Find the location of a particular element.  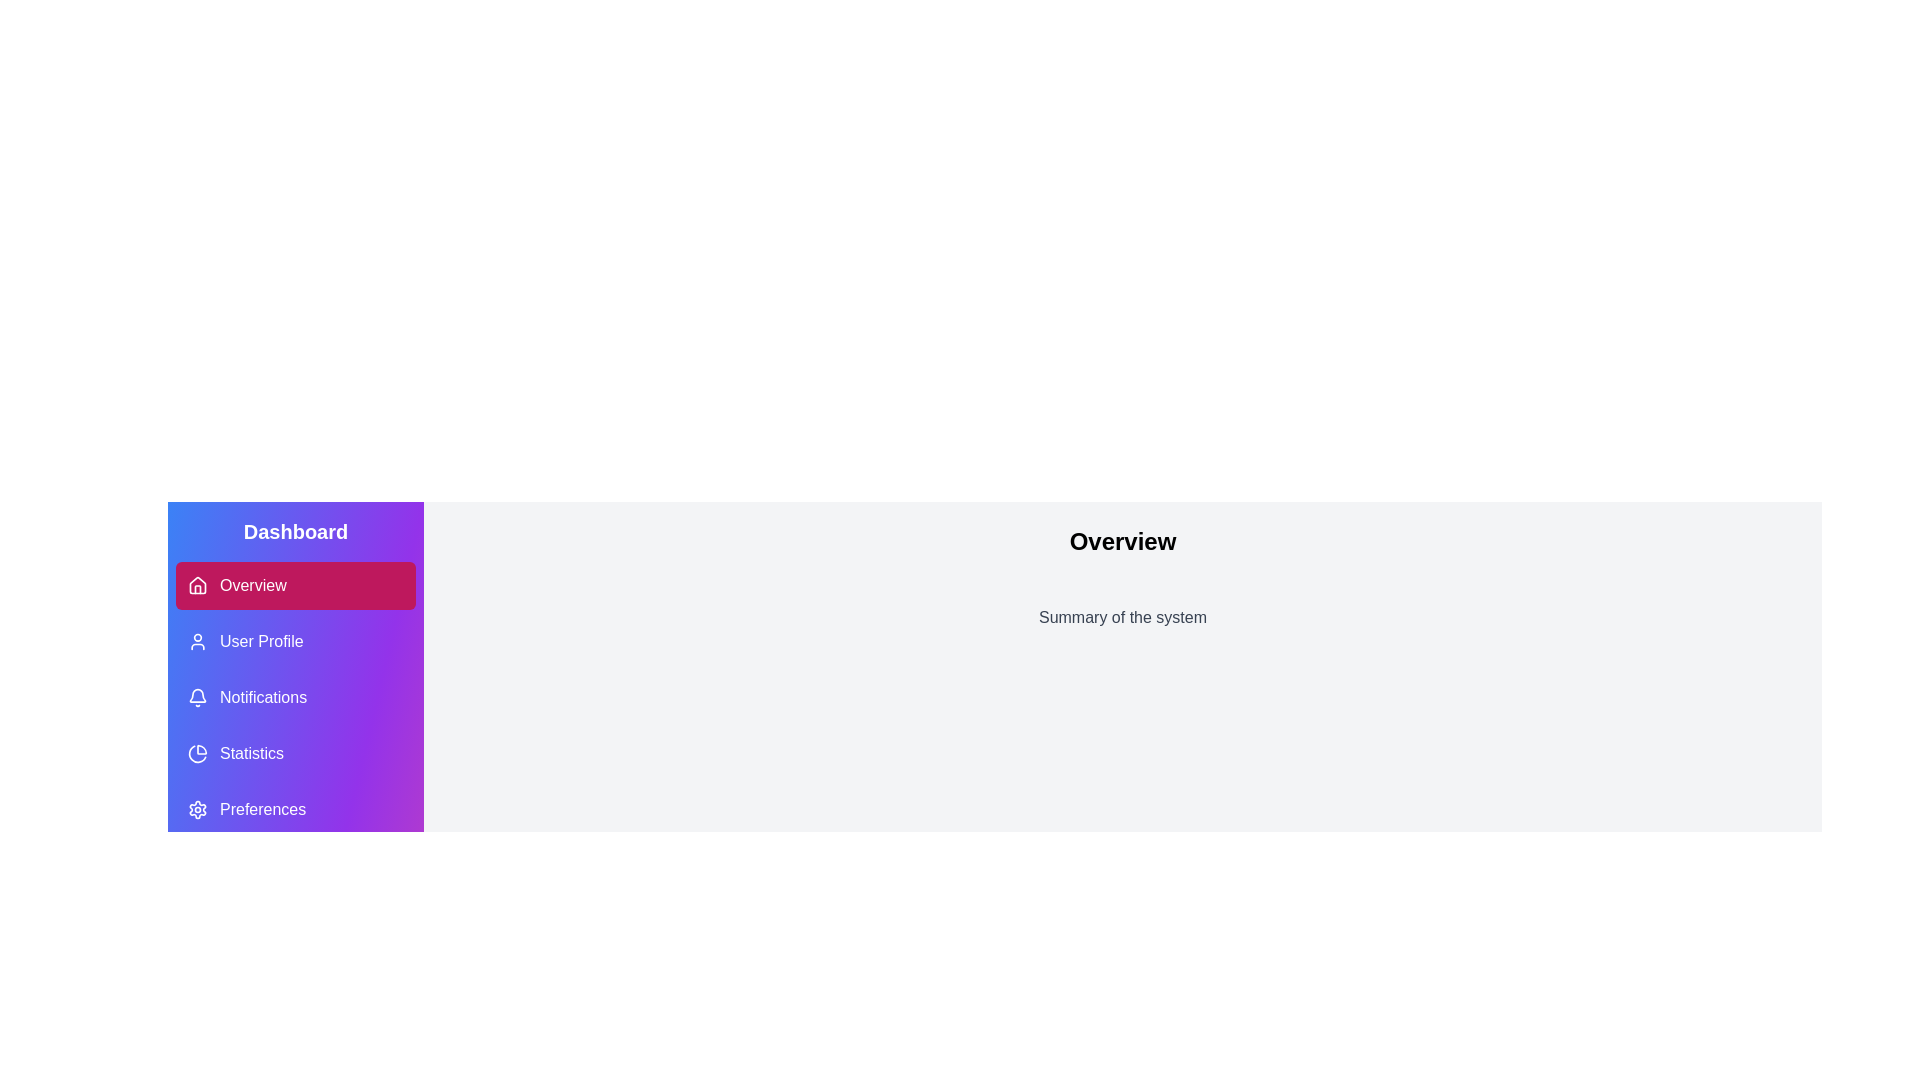

decorative bell icon located in the sidebar, positioned between the 'User Profile' and 'Statistics' text, to check for notifications or alerts is located at coordinates (197, 694).